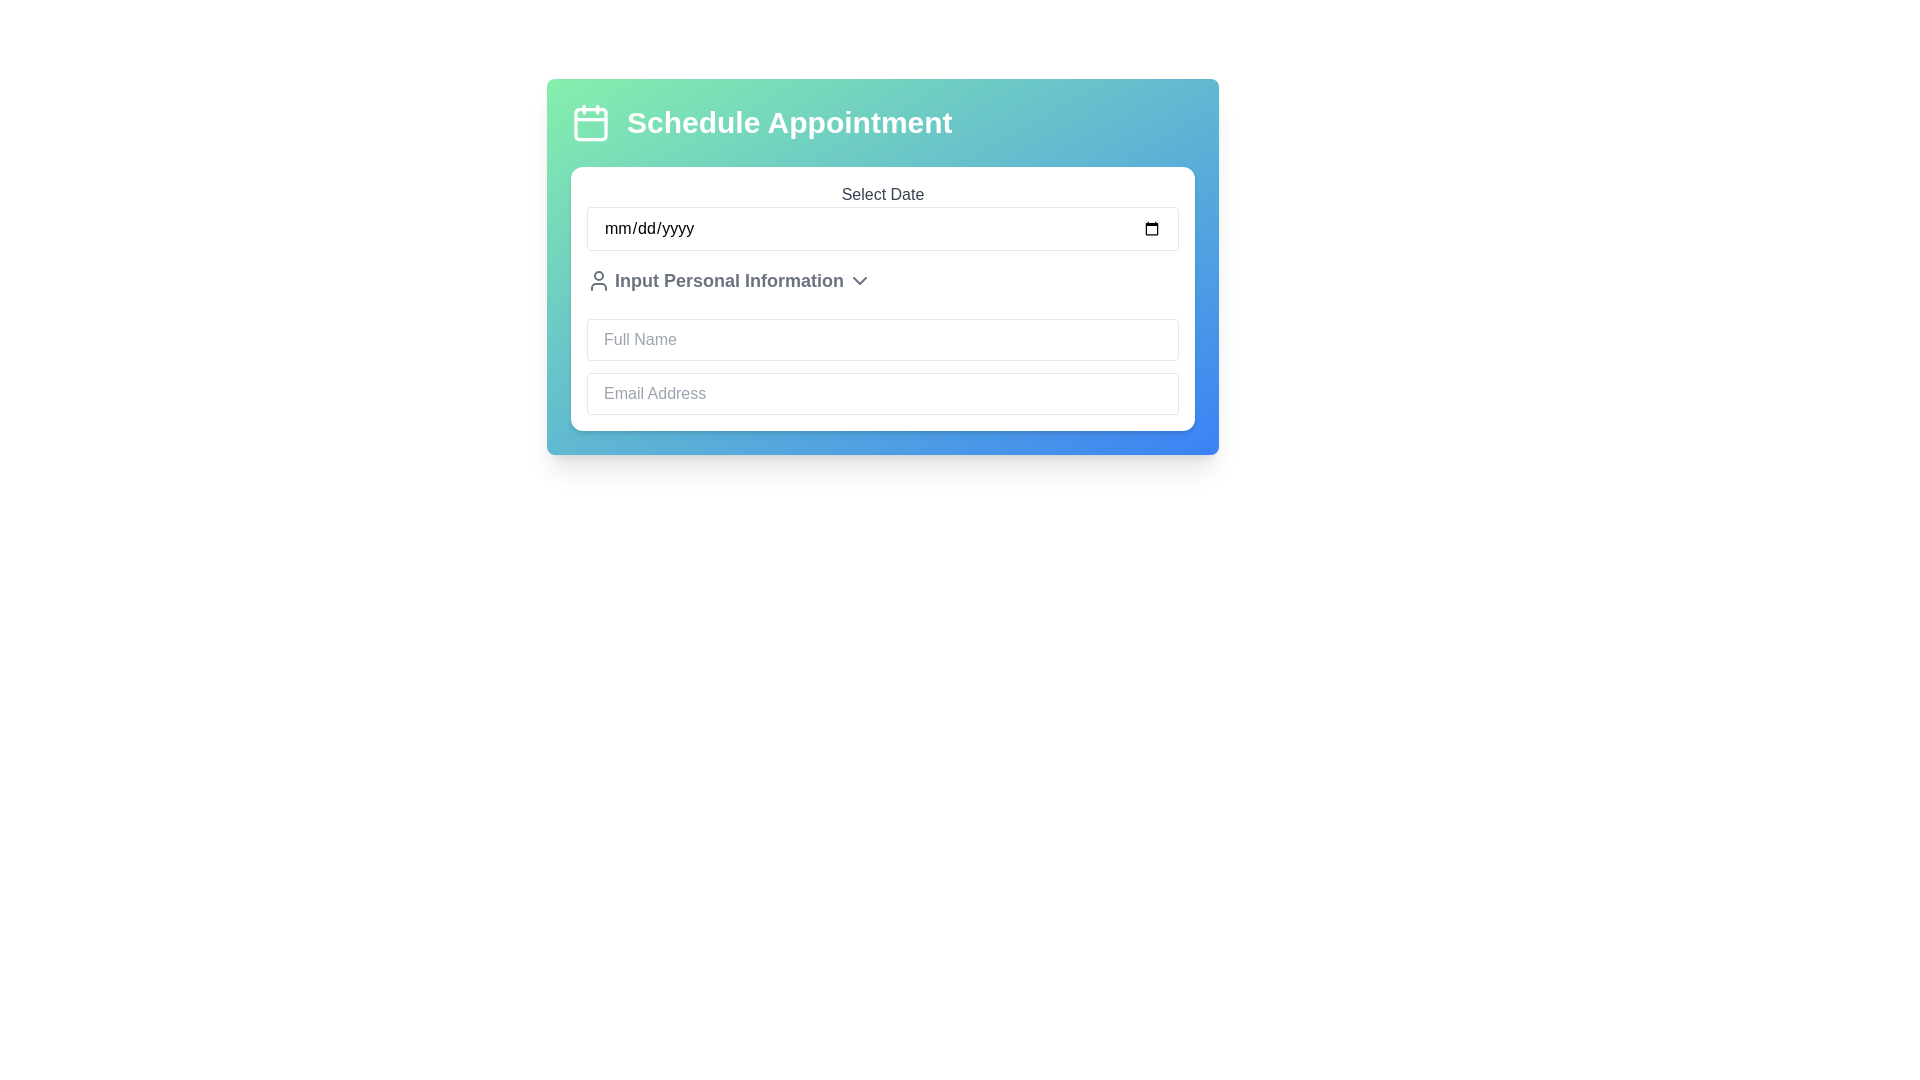 This screenshot has width=1920, height=1080. I want to click on the user icon, which is a silhouette of a head and shoulders in gray color, located to the left of the text 'Input Personal Information', so click(598, 281).